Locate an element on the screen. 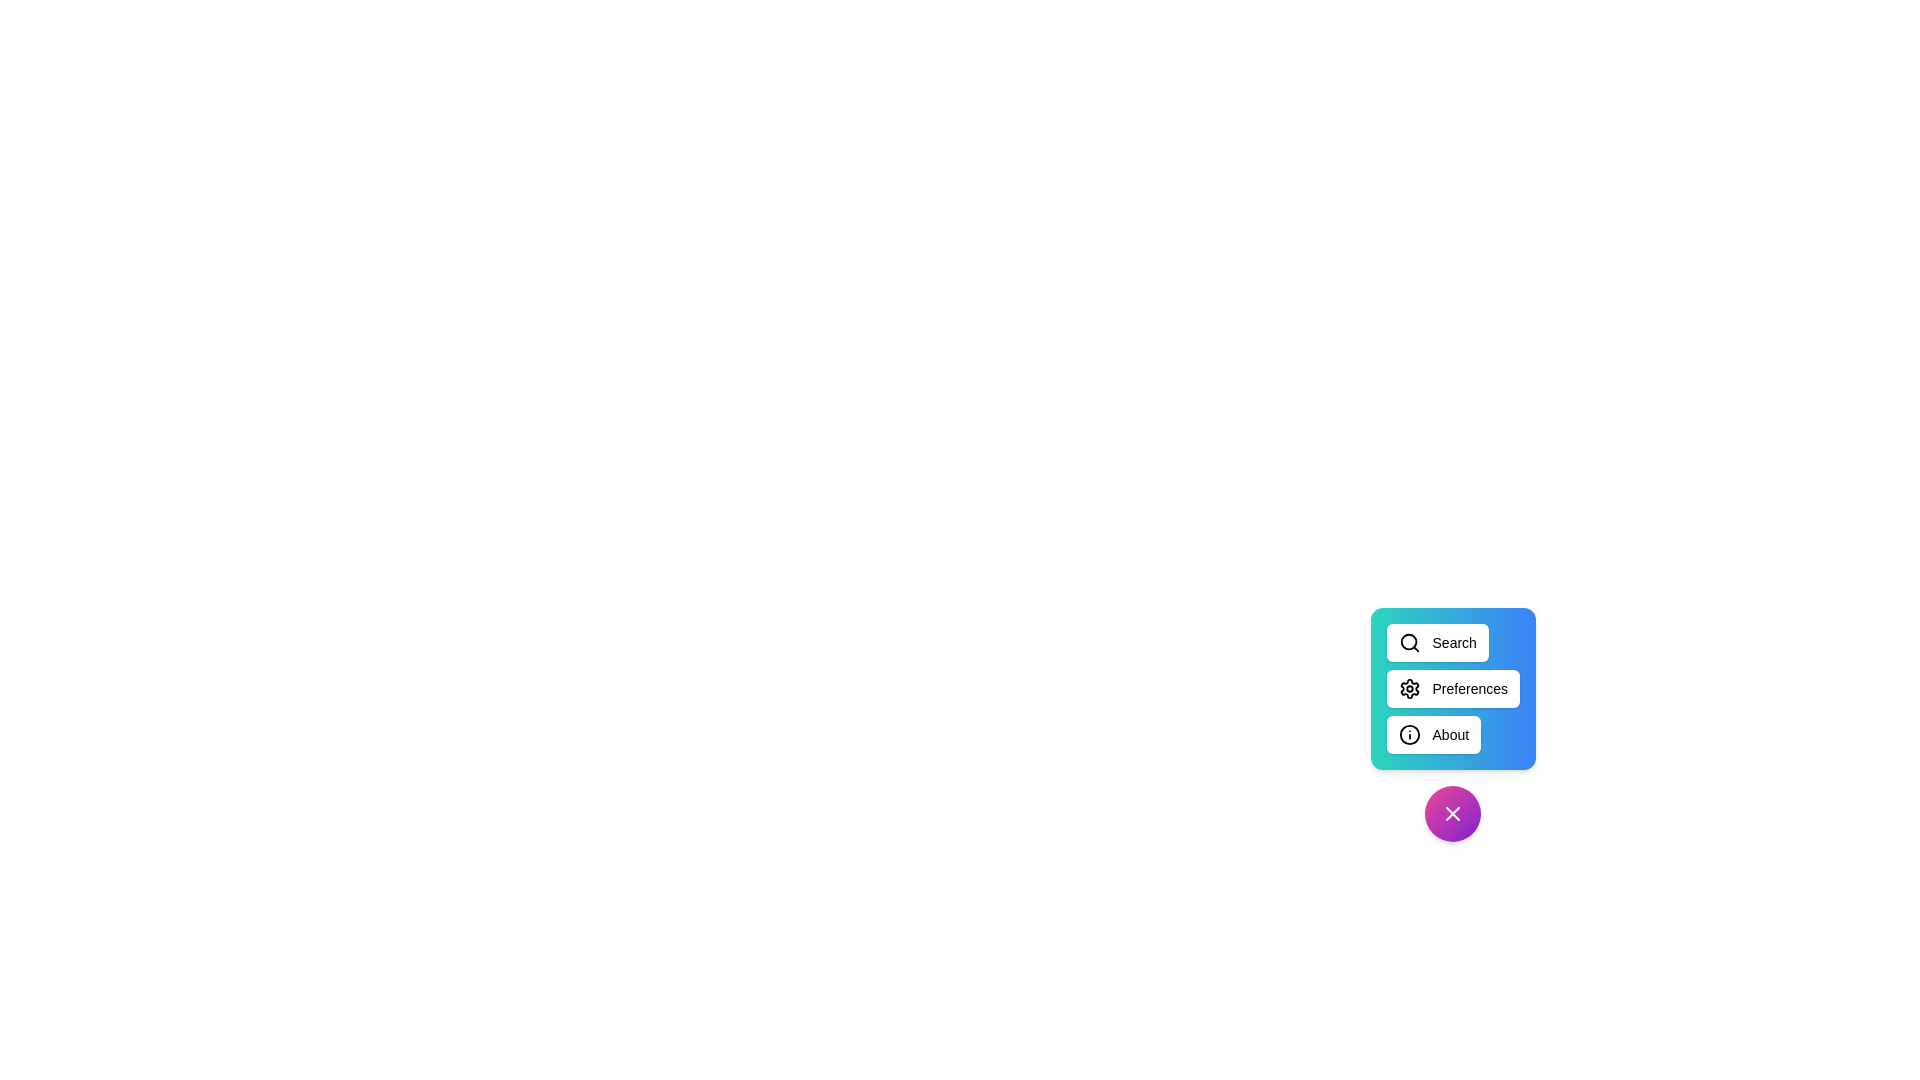  the 'Preferences' button to open the preferences menu is located at coordinates (1453, 688).